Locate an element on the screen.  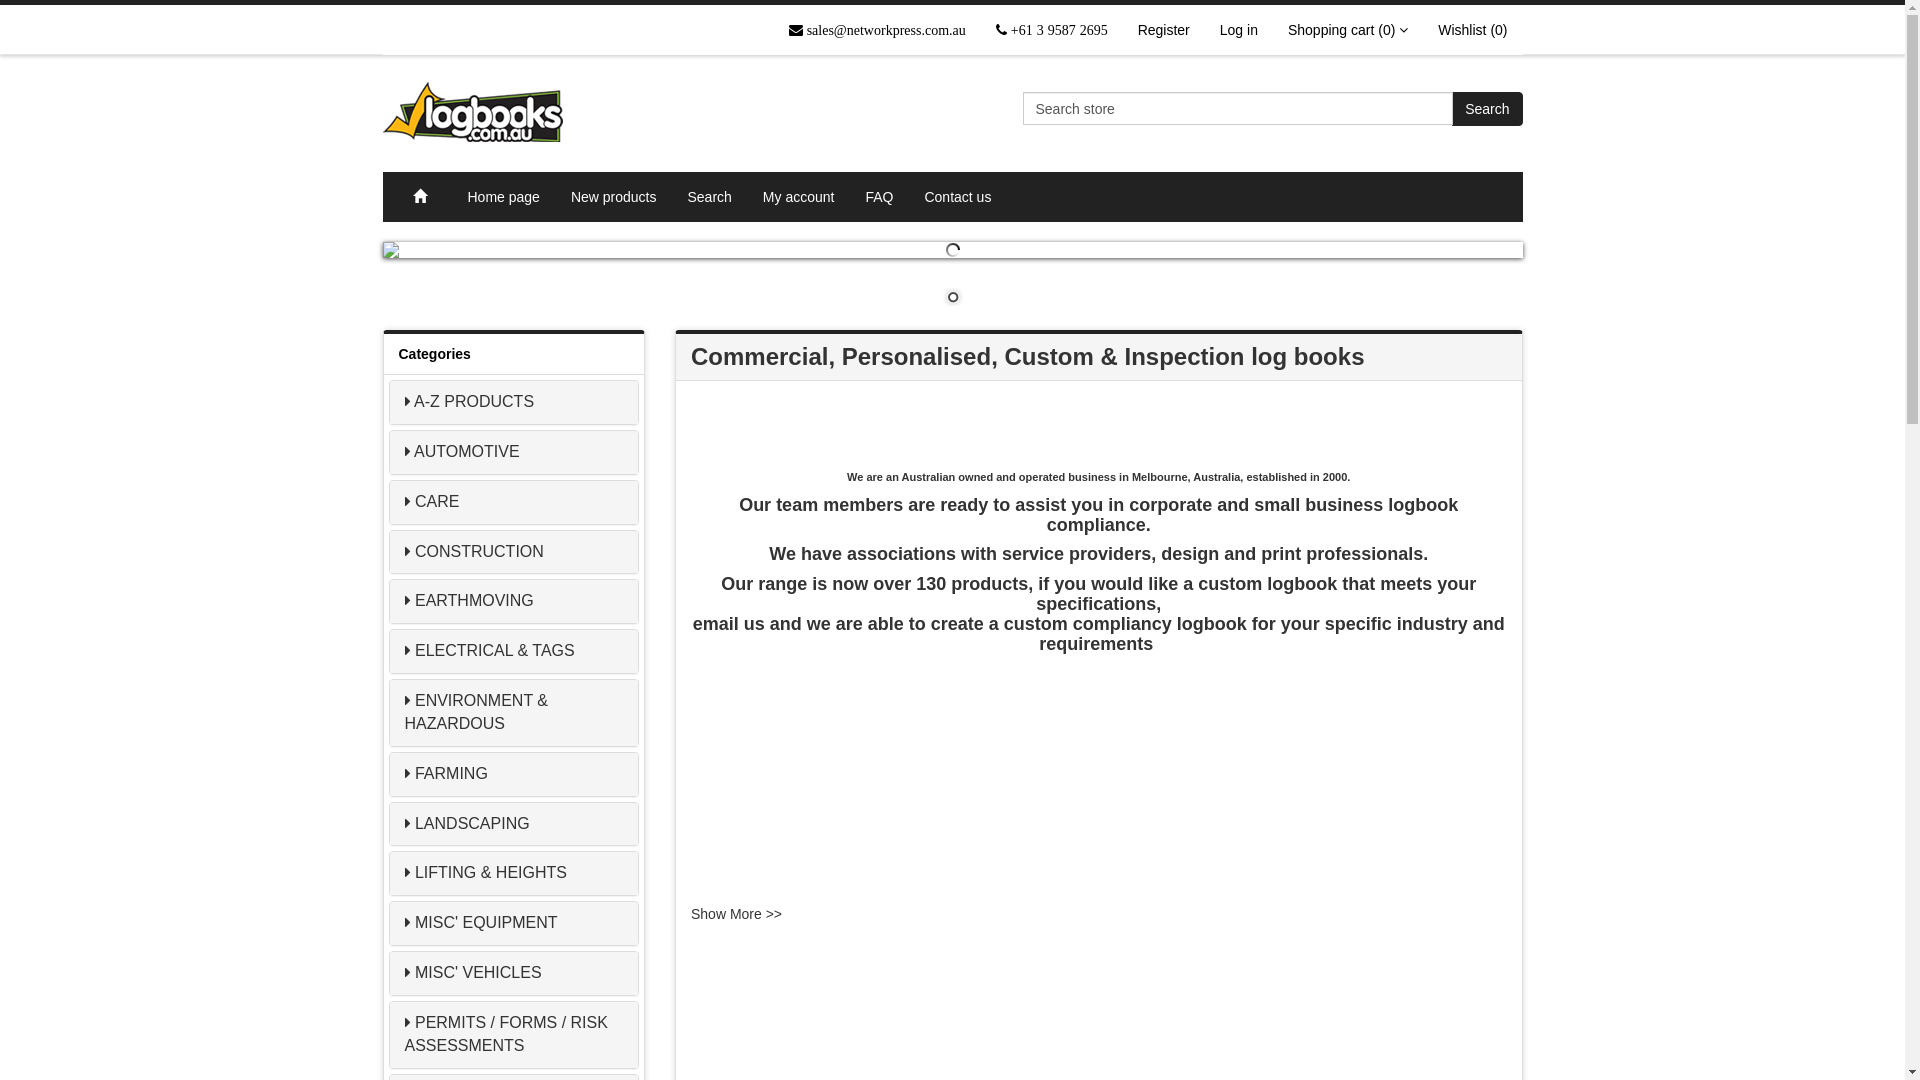
'EARTHMOVING' is located at coordinates (473, 599).